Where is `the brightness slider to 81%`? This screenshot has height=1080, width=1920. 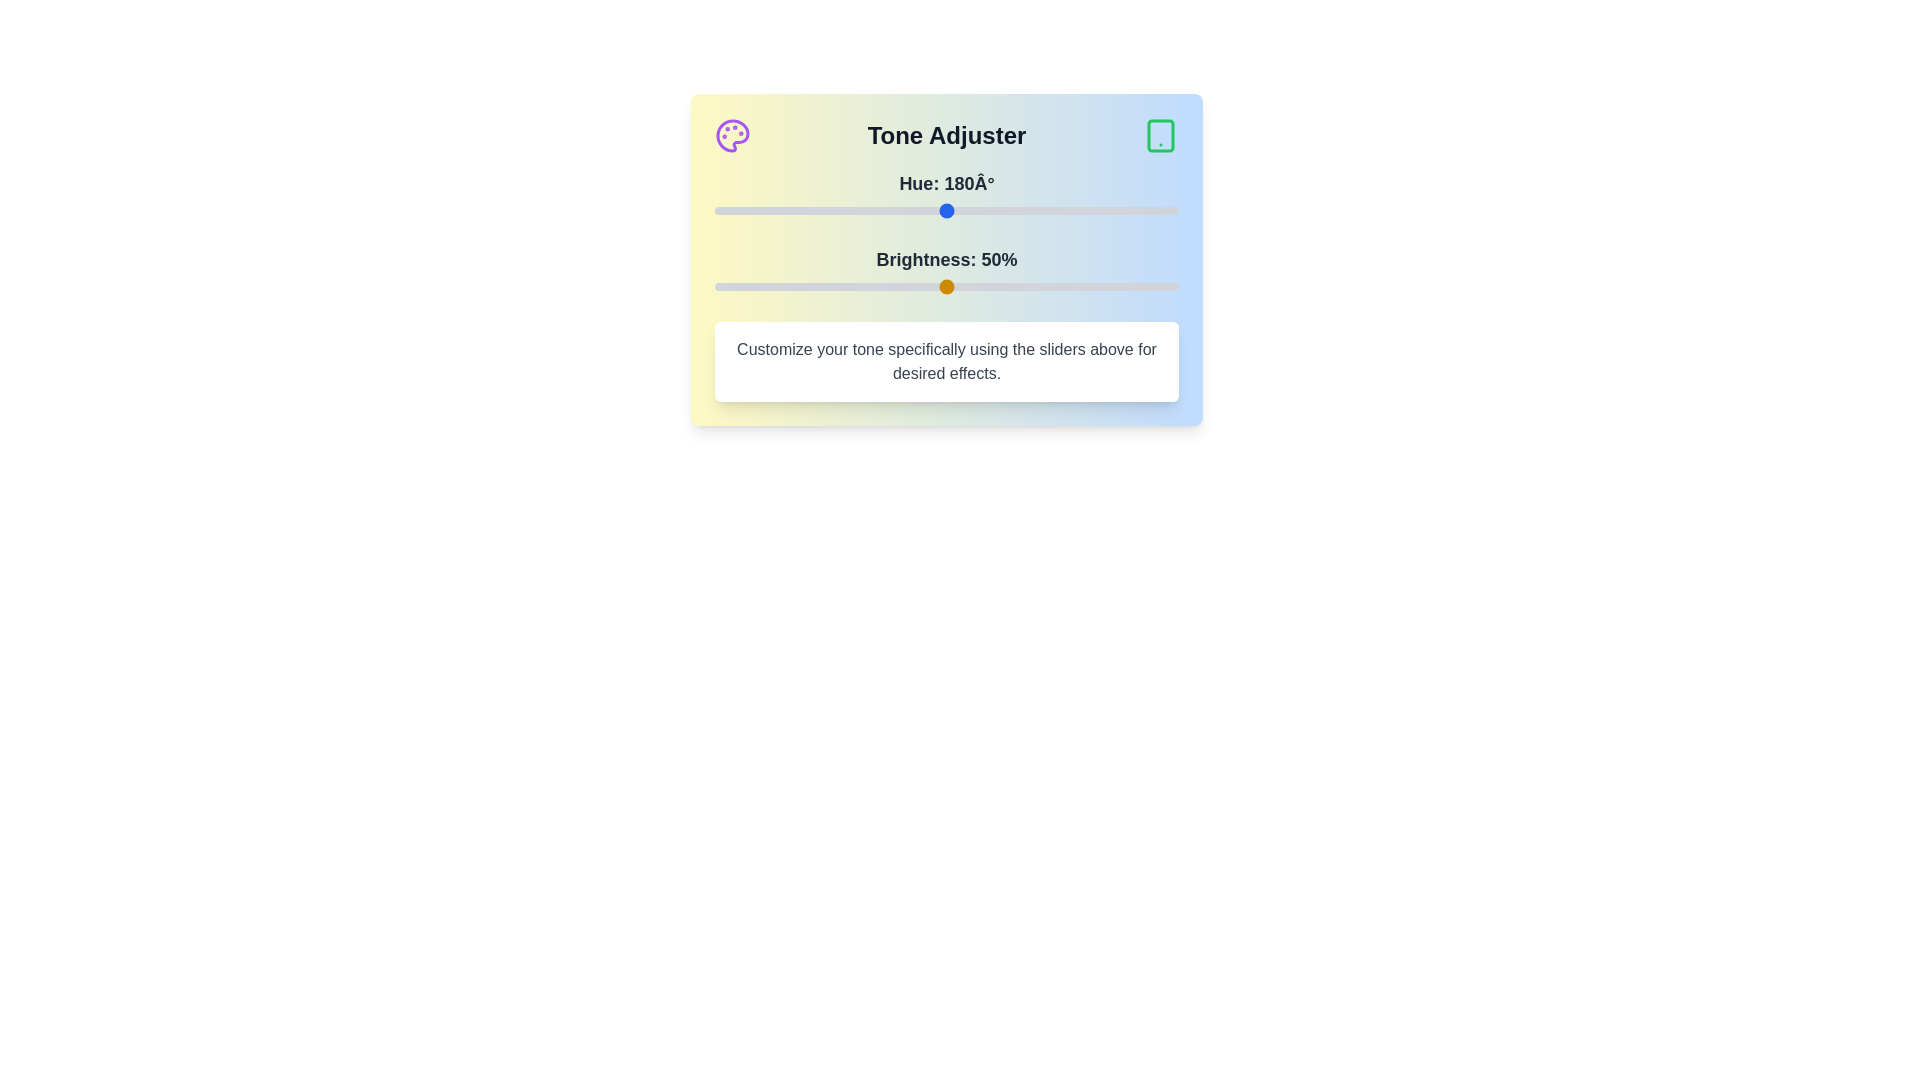 the brightness slider to 81% is located at coordinates (1089, 286).